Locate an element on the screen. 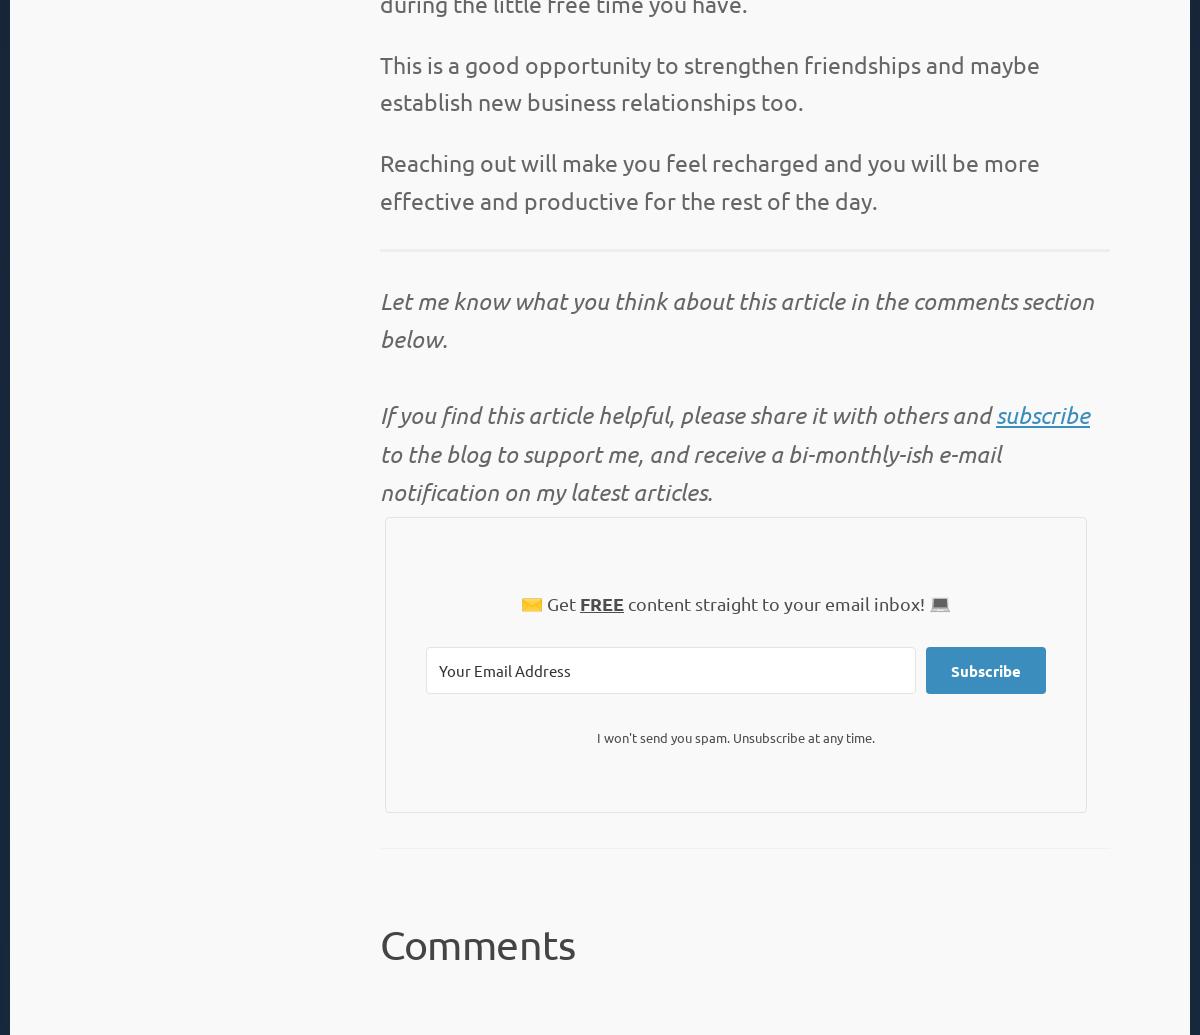  'subscribe' is located at coordinates (1043, 415).